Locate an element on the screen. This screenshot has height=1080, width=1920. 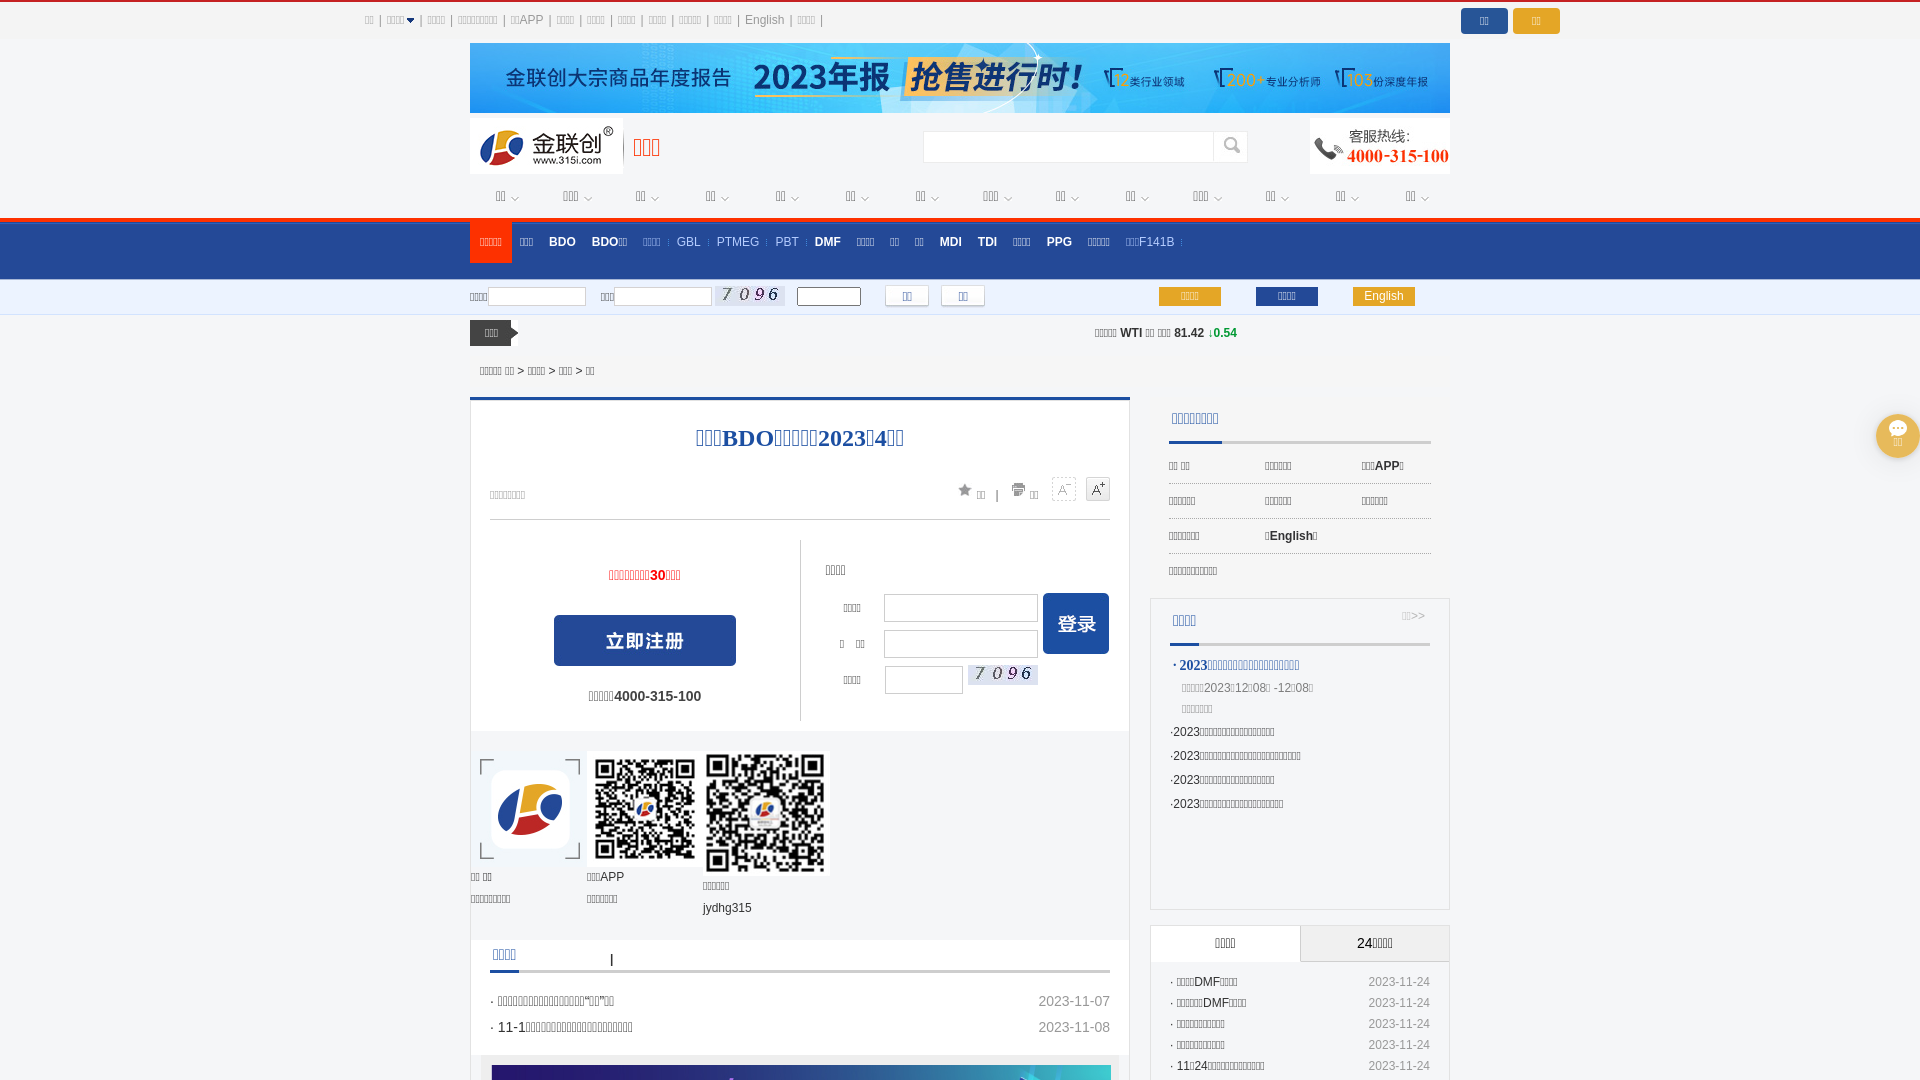
'English' is located at coordinates (738, 19).